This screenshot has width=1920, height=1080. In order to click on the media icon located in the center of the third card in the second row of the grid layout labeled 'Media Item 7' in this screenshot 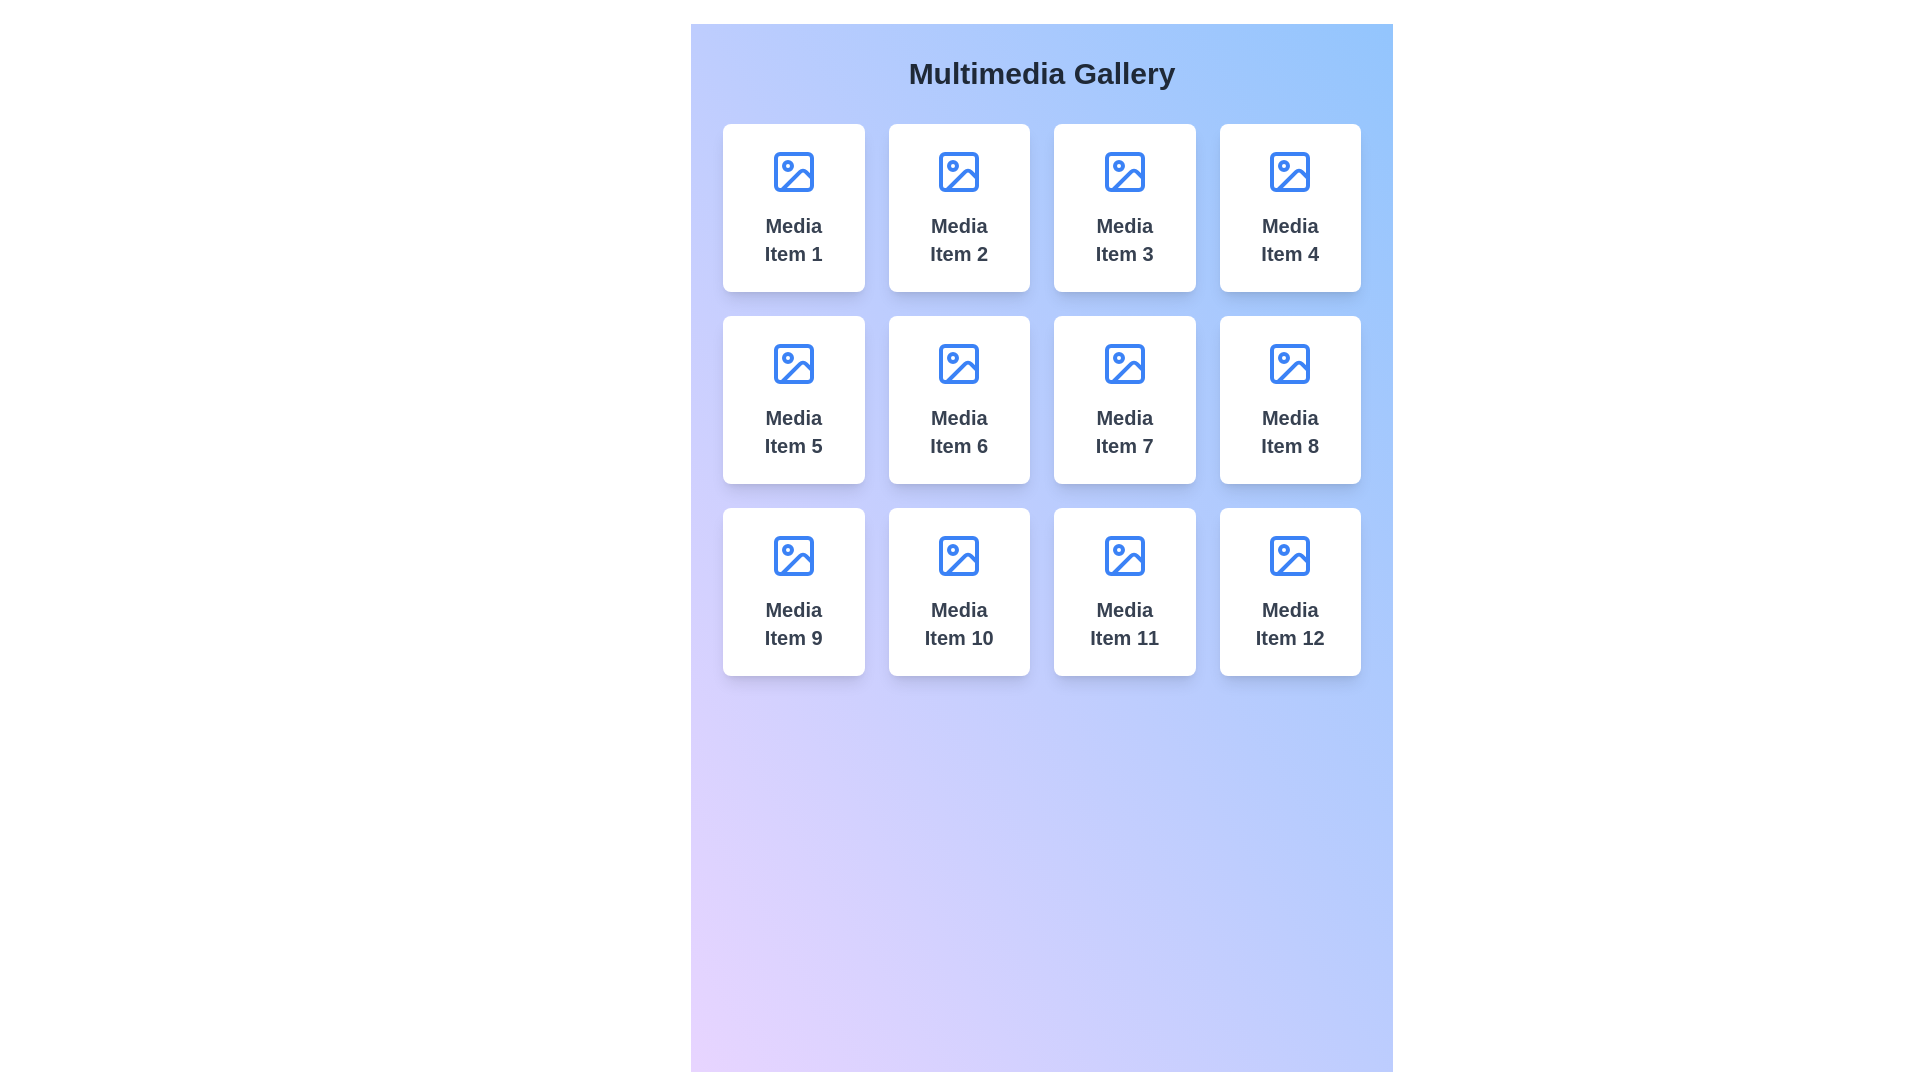, I will do `click(1124, 363)`.